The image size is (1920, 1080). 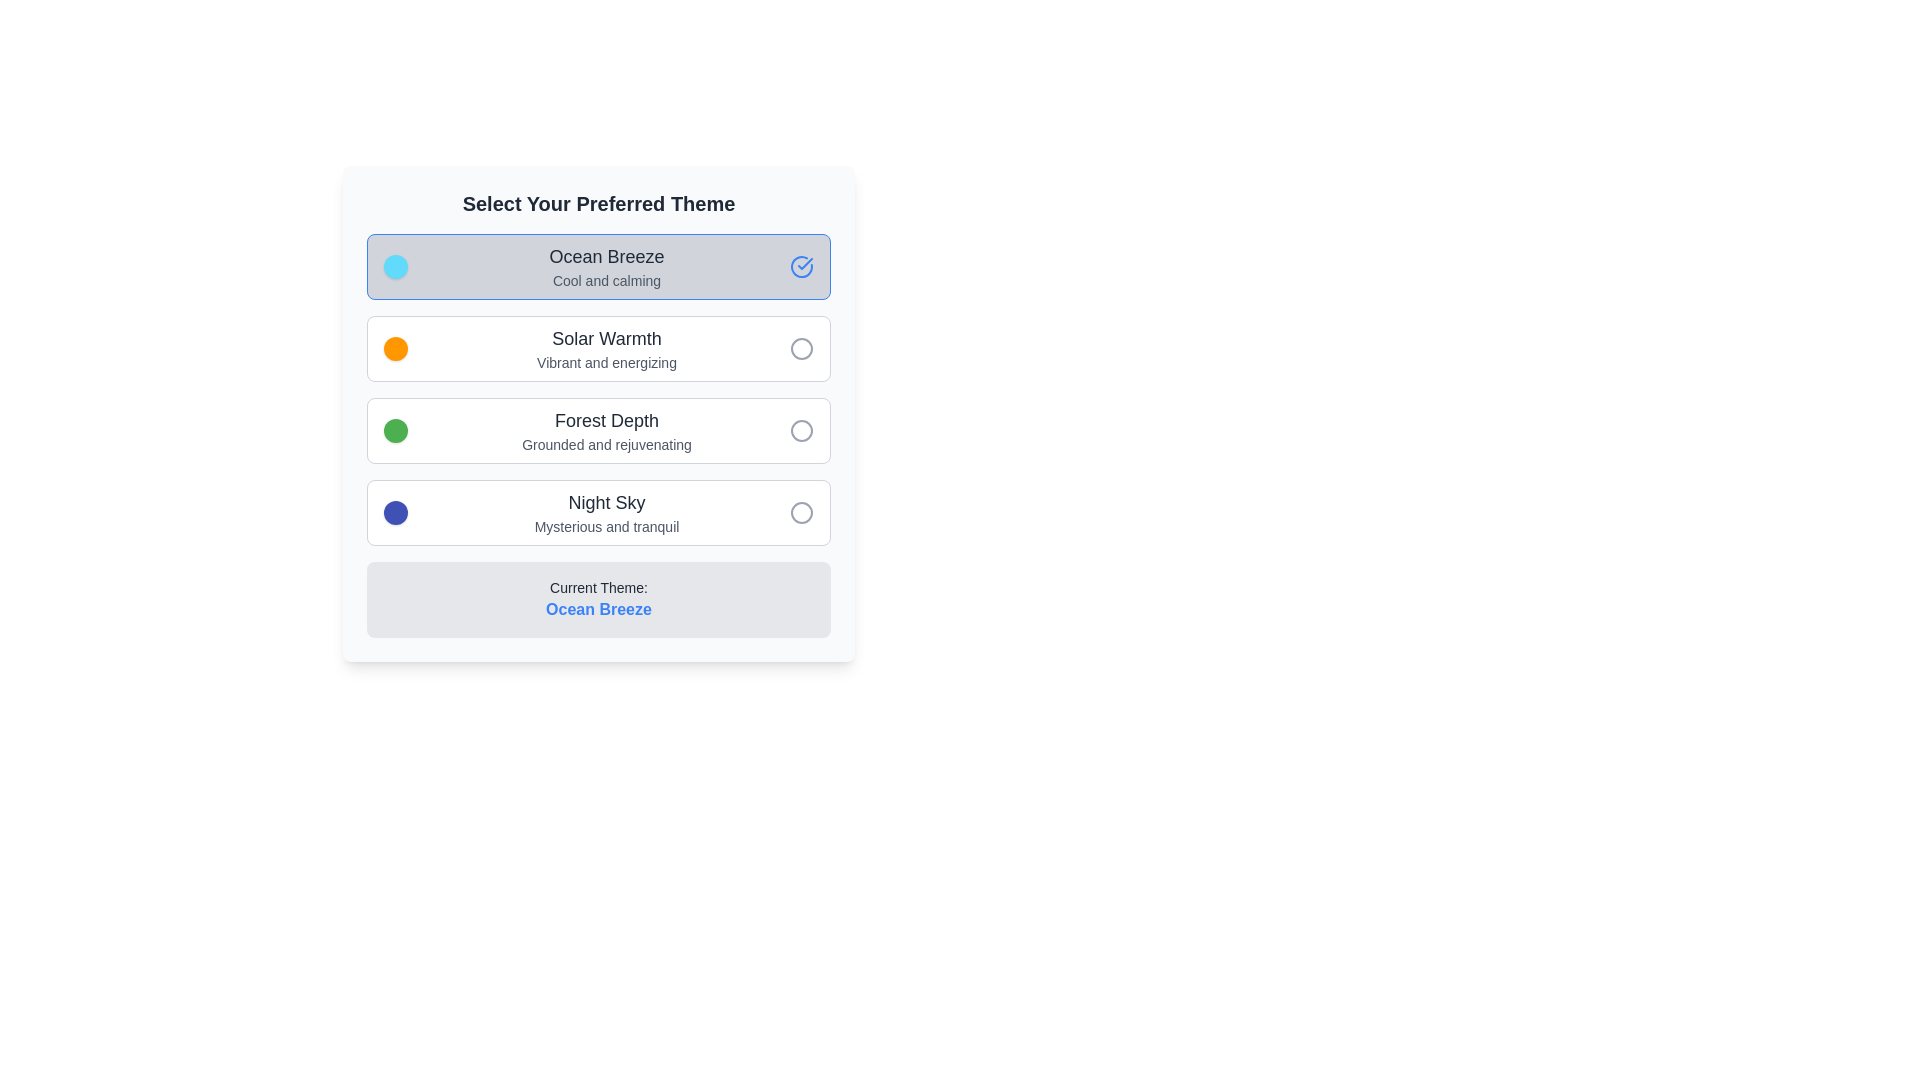 What do you see at coordinates (801, 430) in the screenshot?
I see `the third circular element in the vertical list next to the 'Forest Depth' theme option, which is a thin-stroke gray circle within an SVG` at bounding box center [801, 430].